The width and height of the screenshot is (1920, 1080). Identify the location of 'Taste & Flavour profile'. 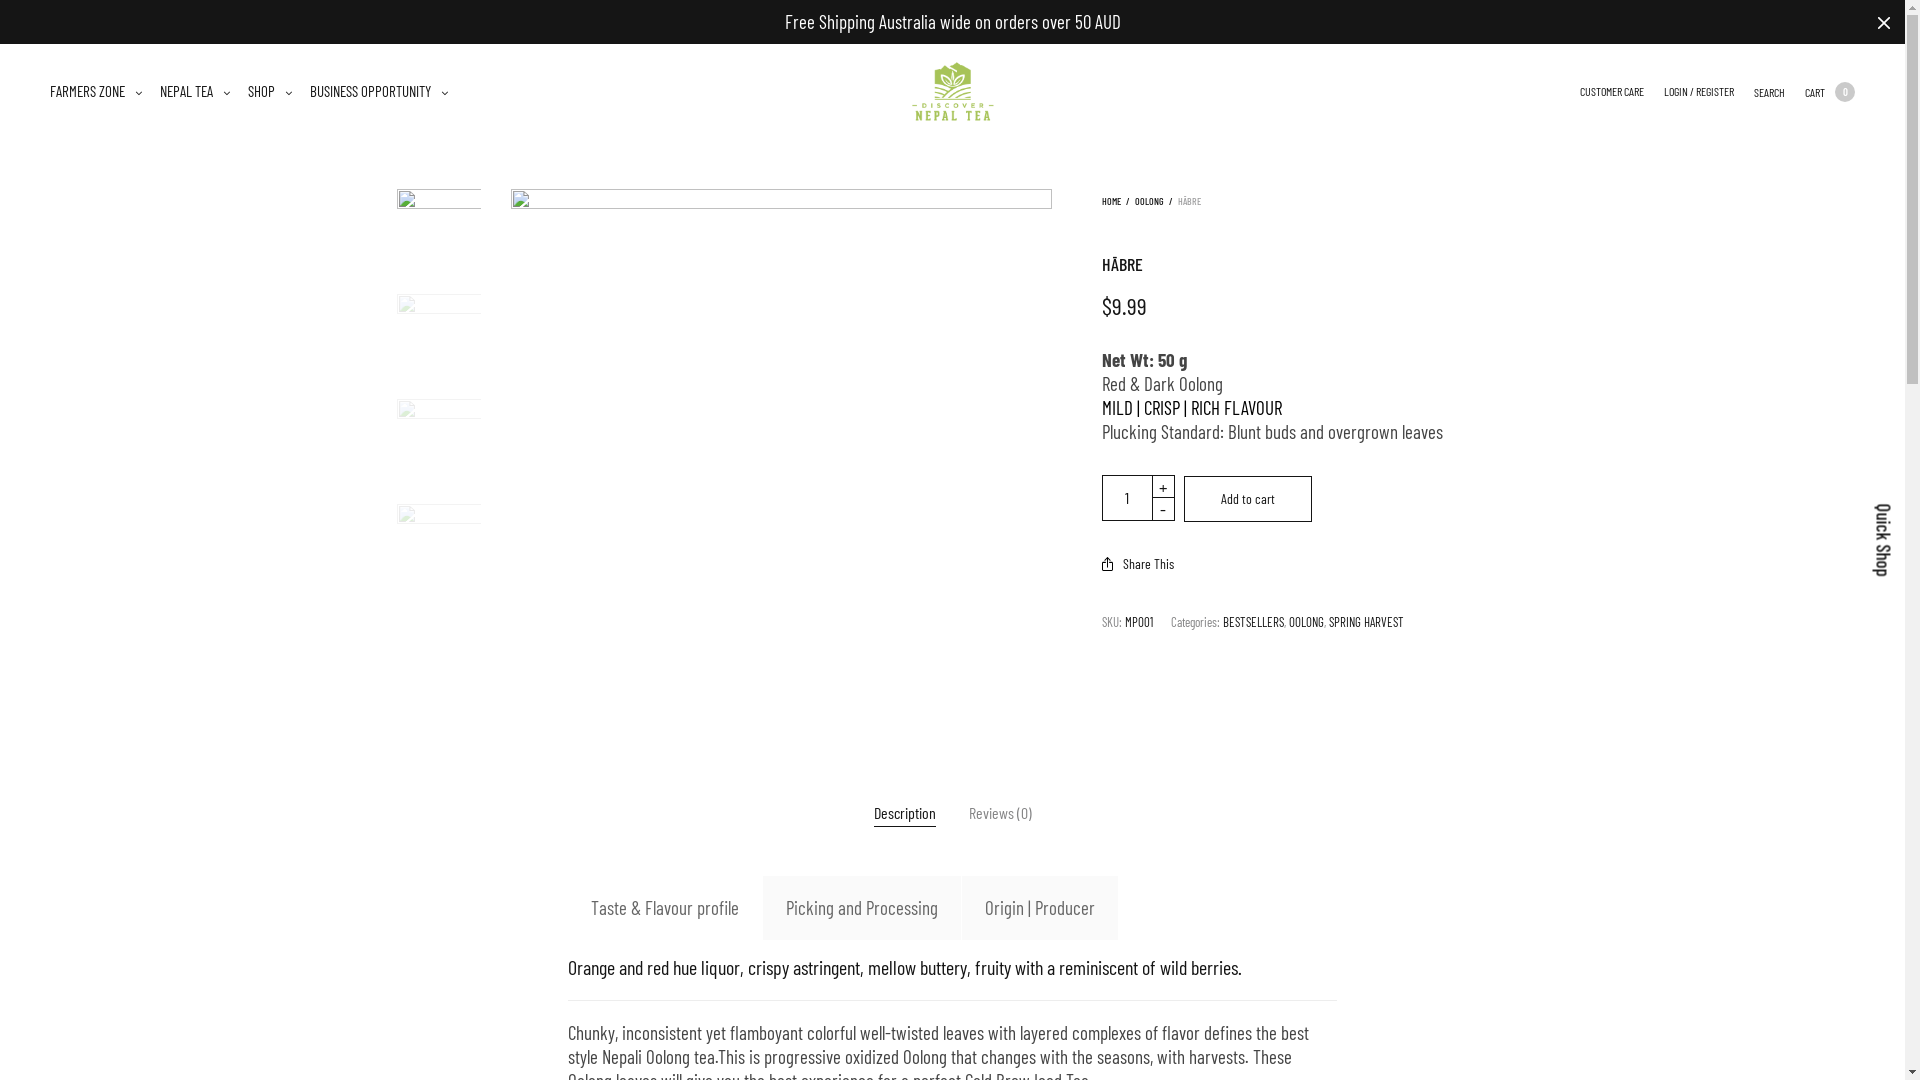
(566, 907).